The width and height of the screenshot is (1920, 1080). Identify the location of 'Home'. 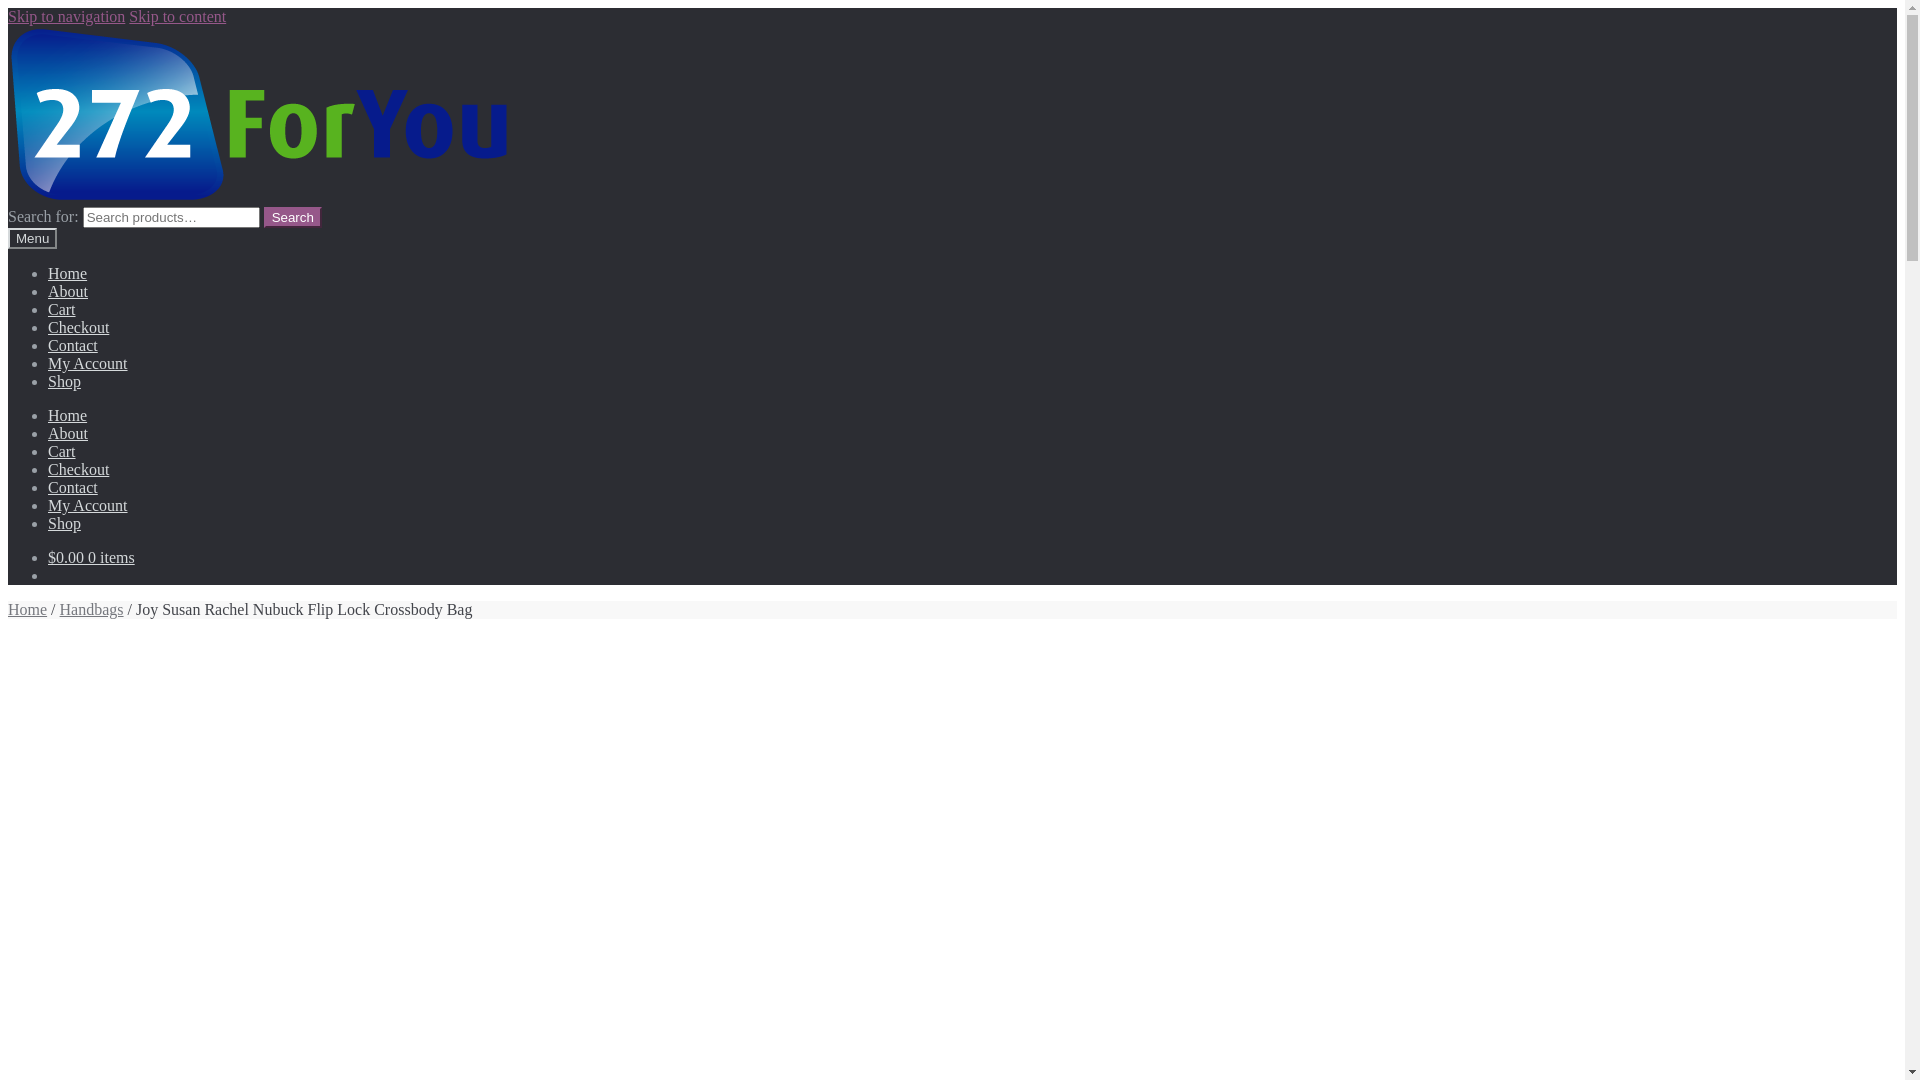
(67, 273).